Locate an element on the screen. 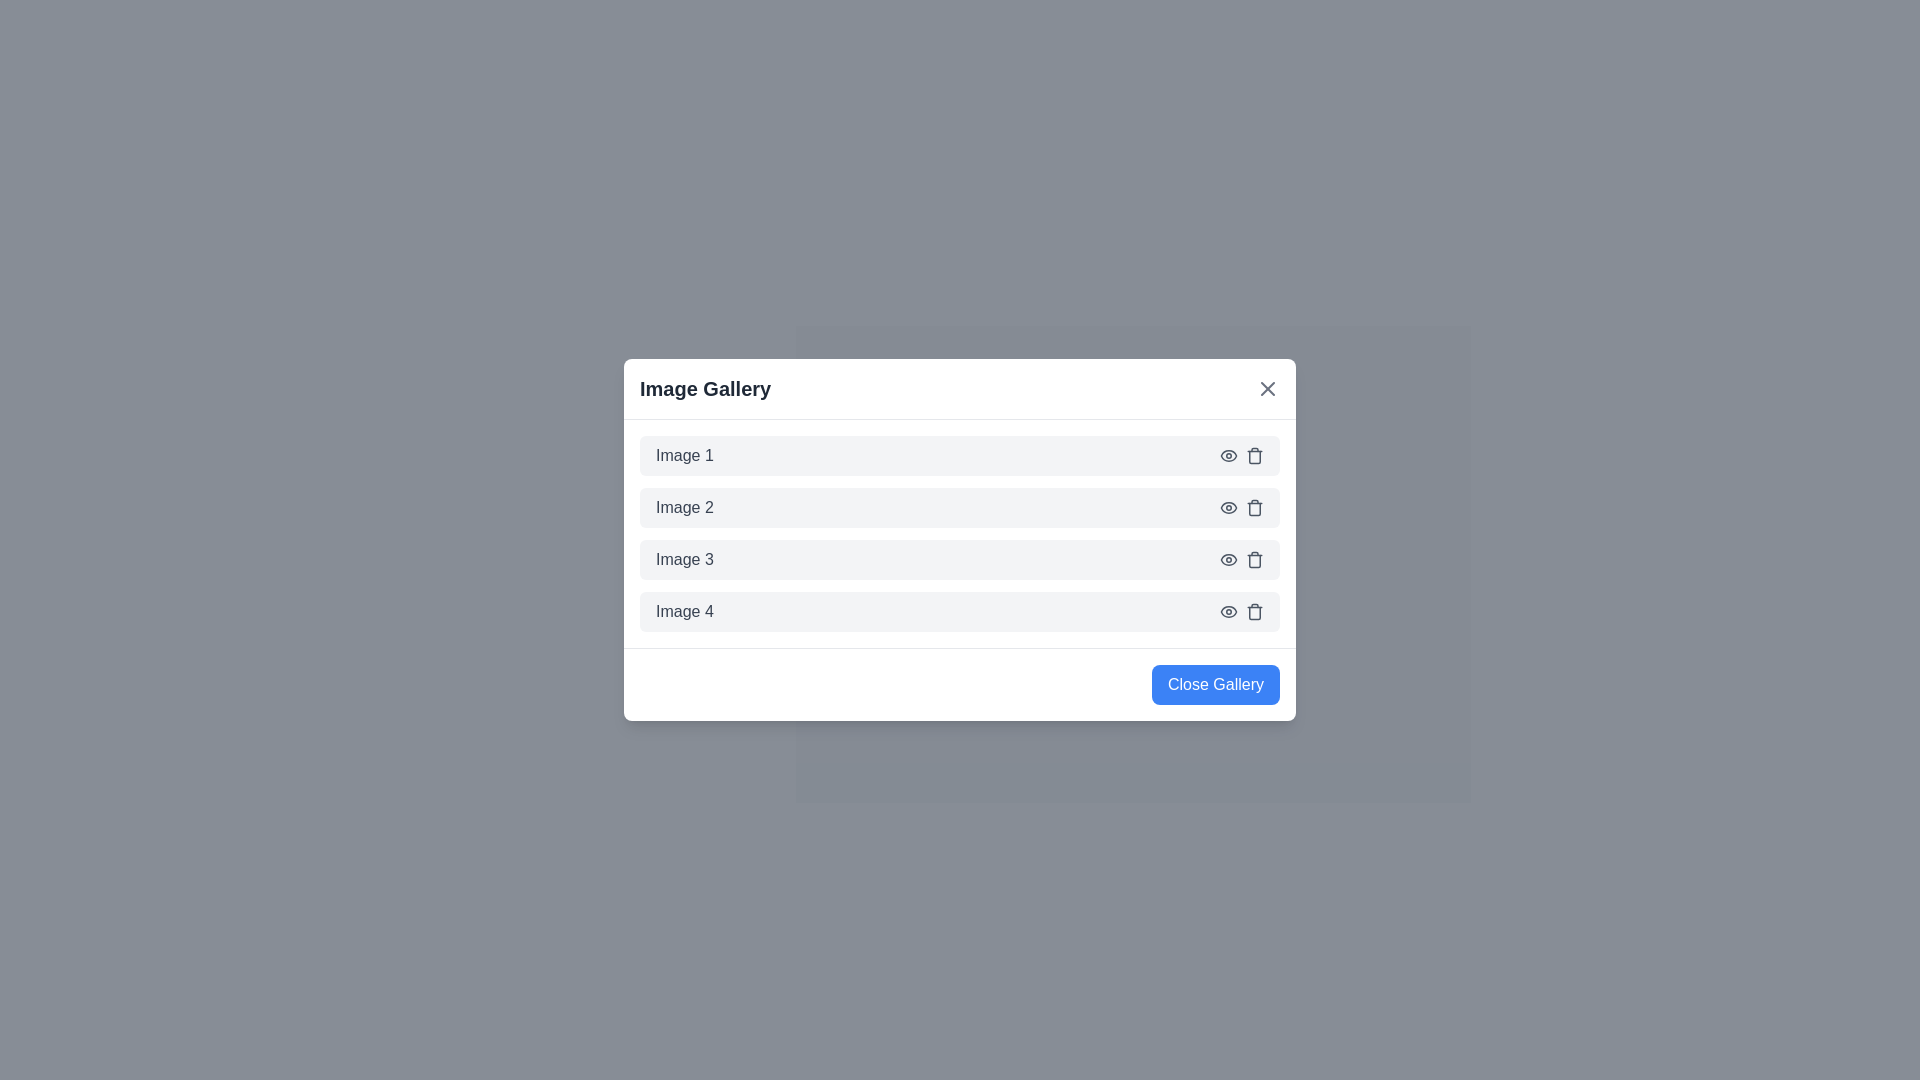 Image resolution: width=1920 pixels, height=1080 pixels. the small cross icon button in the top-right corner of the 'Image Gallery' modal dialog is located at coordinates (1266, 389).